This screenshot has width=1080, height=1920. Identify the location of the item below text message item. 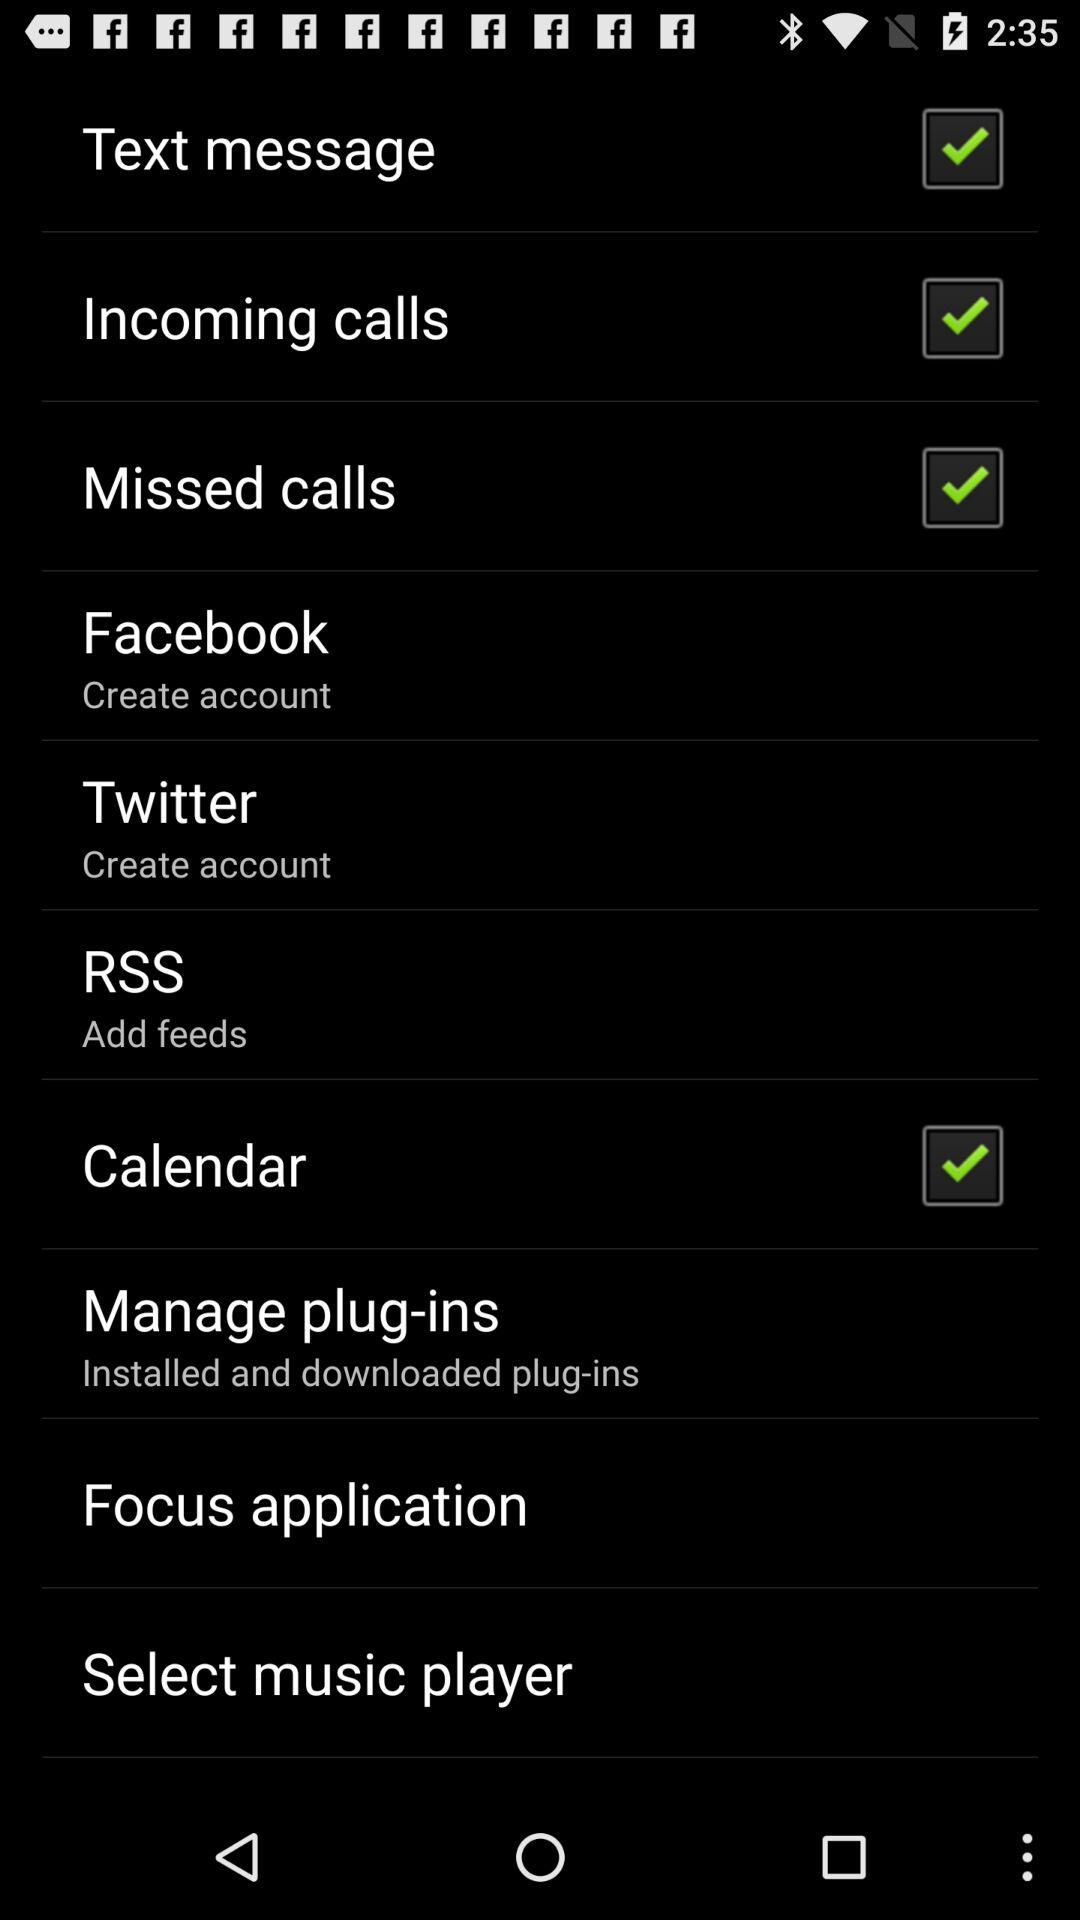
(264, 315).